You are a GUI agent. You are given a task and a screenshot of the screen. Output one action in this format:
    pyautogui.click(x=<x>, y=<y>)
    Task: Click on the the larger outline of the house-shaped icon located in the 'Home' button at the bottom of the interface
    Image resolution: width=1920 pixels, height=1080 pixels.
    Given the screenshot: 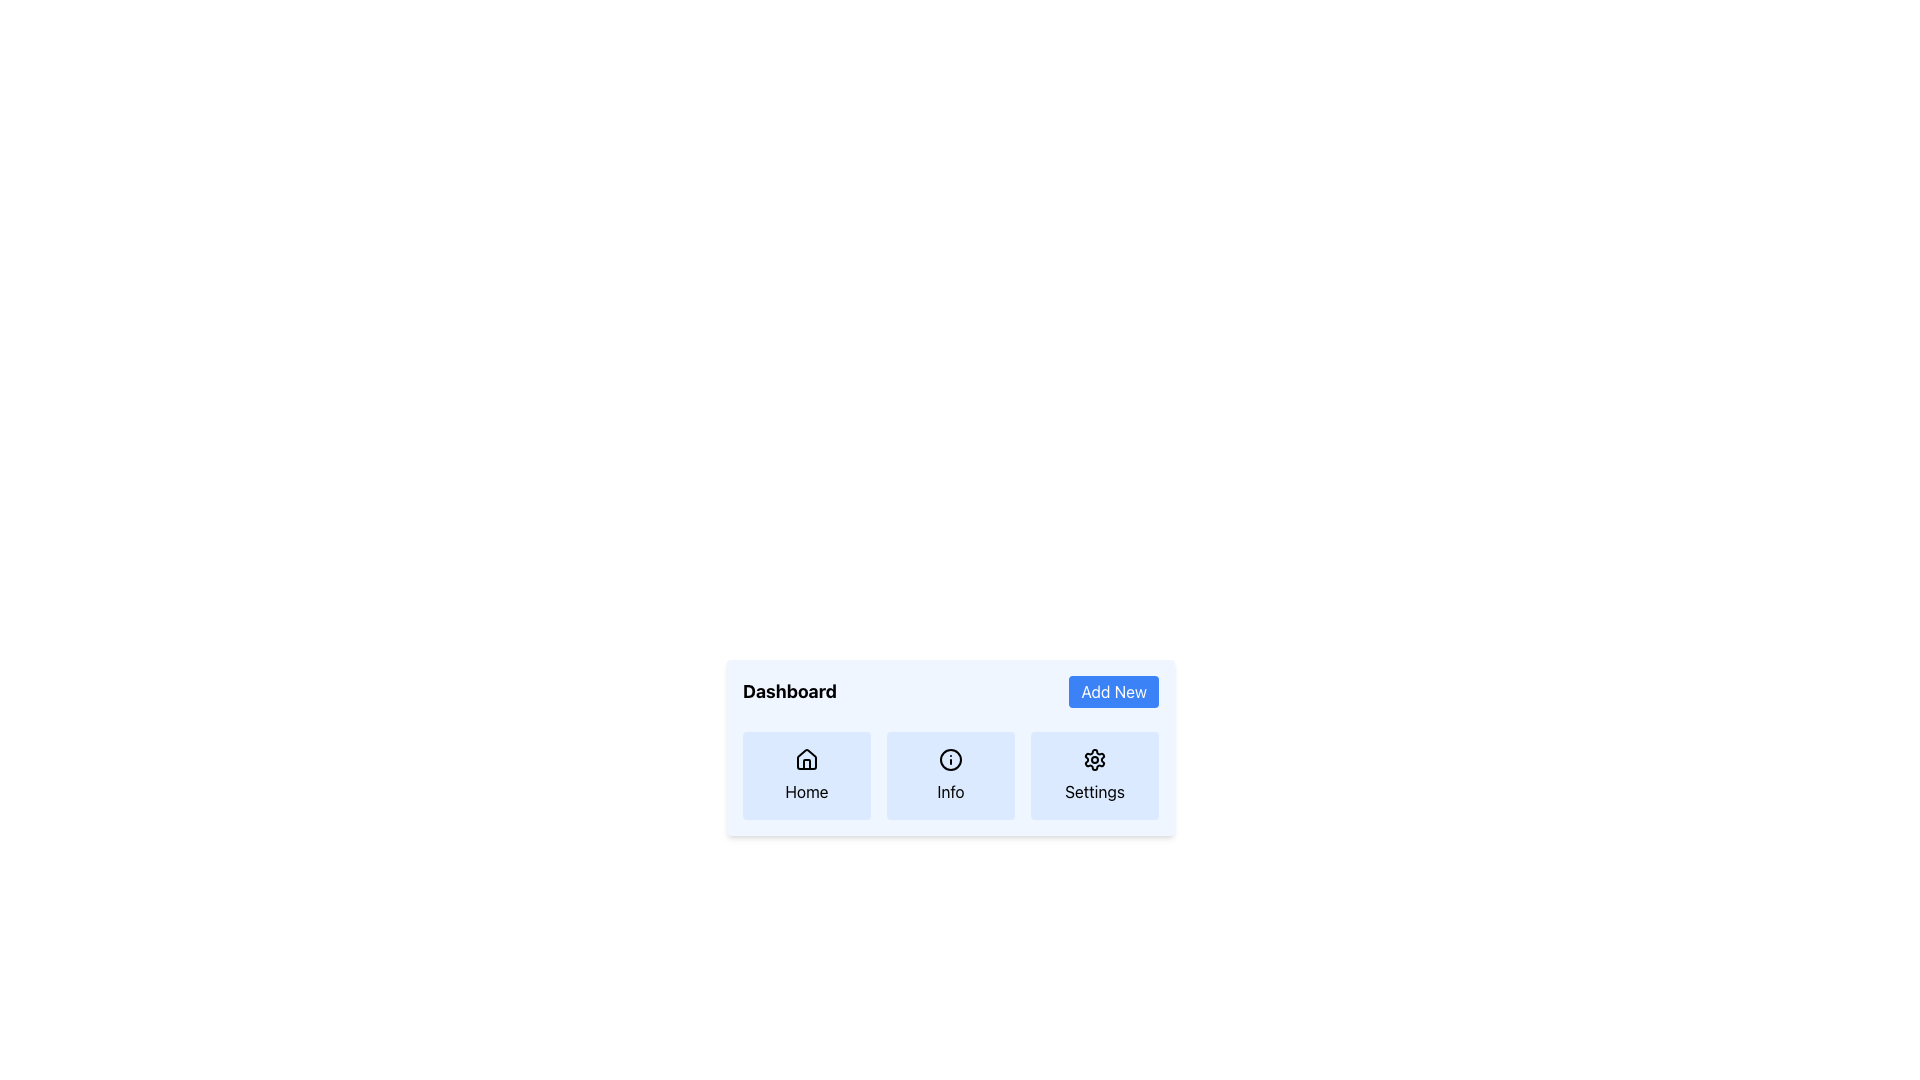 What is the action you would take?
    pyautogui.click(x=806, y=759)
    